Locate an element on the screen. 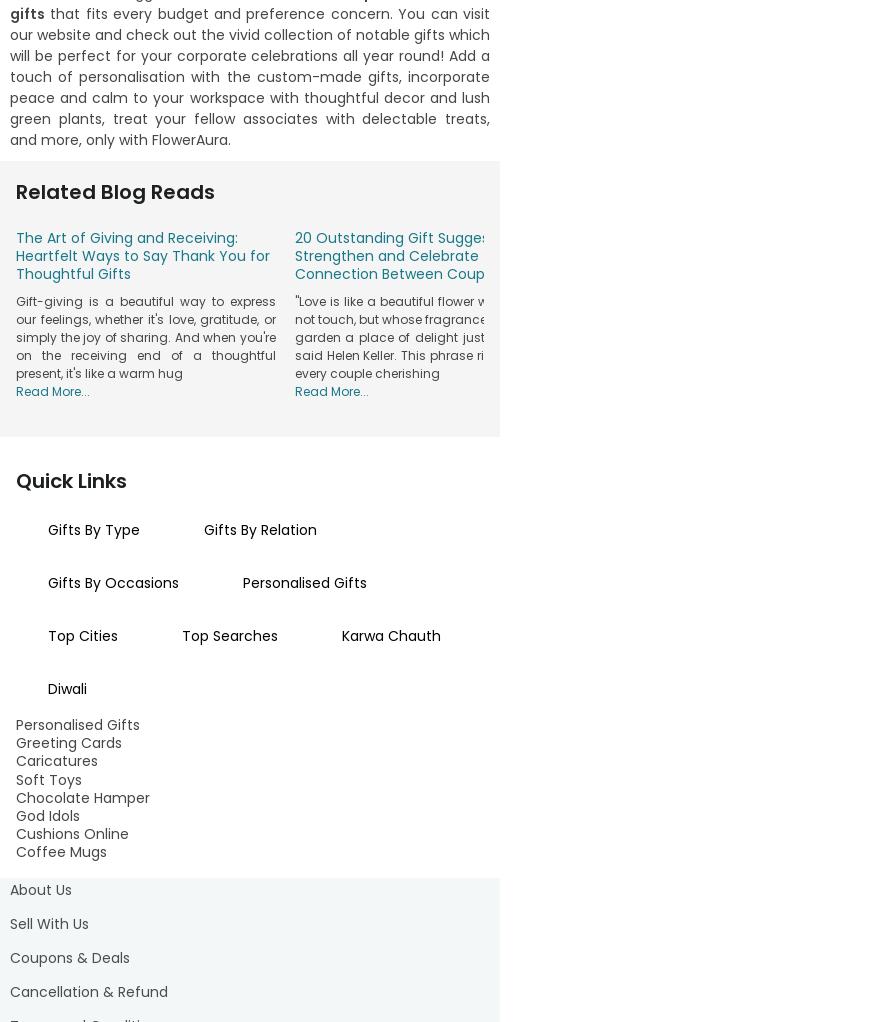 This screenshot has width=890, height=1022. 'Order Best Gift Hampers Online & Get Same-Day Delivery' is located at coordinates (248, 579).